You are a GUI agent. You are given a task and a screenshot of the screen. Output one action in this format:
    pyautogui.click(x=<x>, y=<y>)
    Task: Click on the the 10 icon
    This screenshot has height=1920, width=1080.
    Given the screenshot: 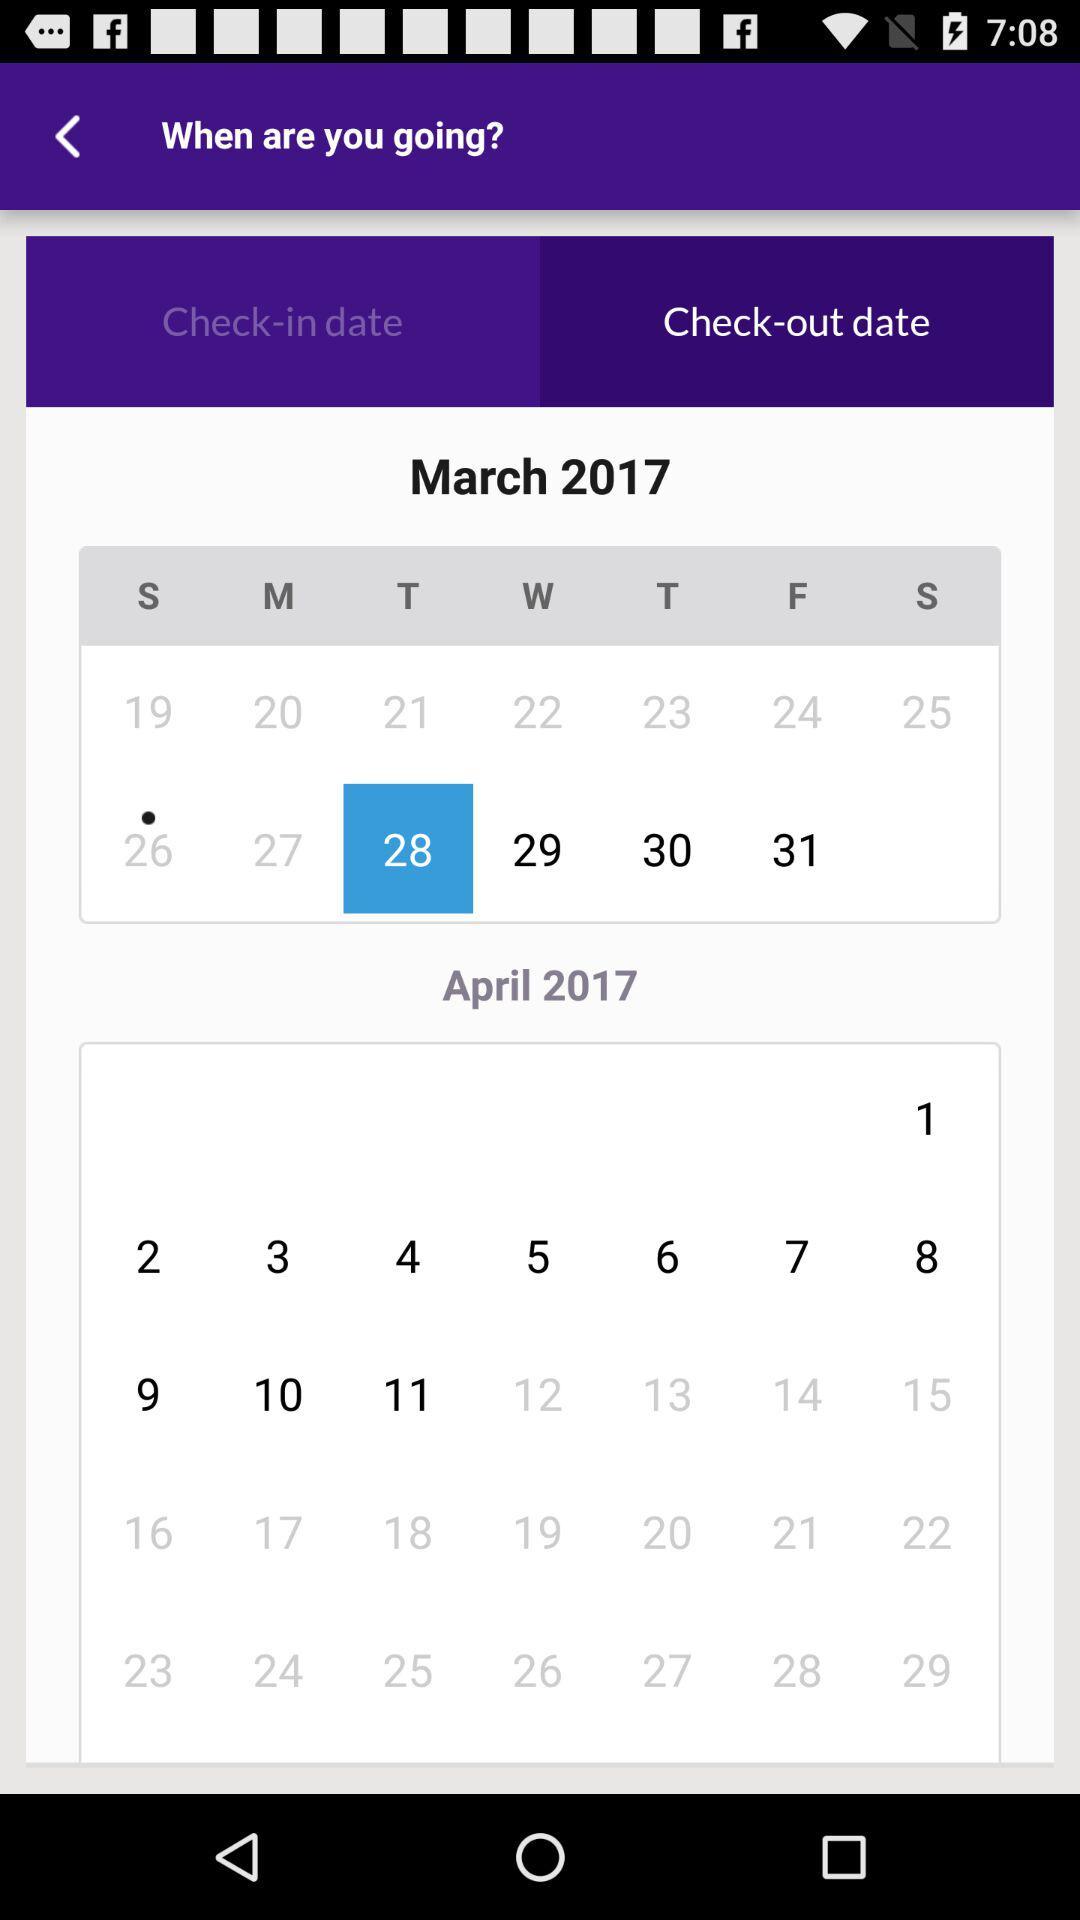 What is the action you would take?
    pyautogui.click(x=278, y=1392)
    